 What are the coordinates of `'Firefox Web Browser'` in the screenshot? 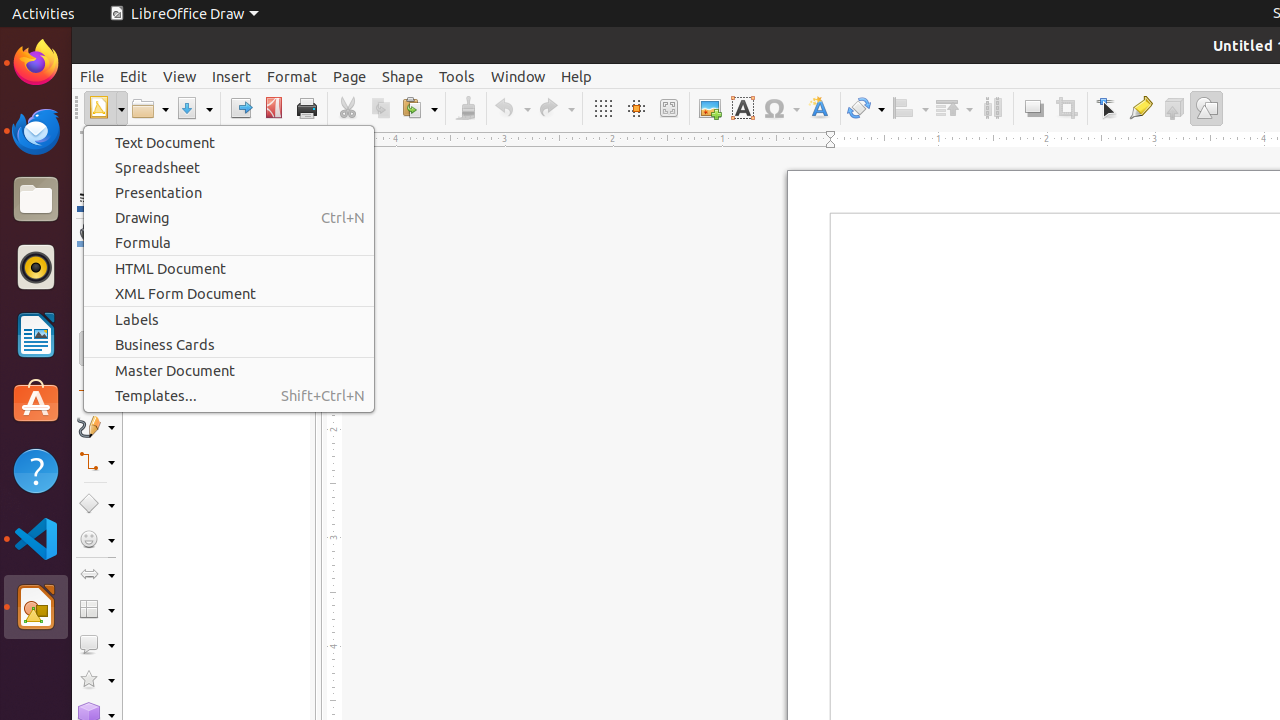 It's located at (35, 61).